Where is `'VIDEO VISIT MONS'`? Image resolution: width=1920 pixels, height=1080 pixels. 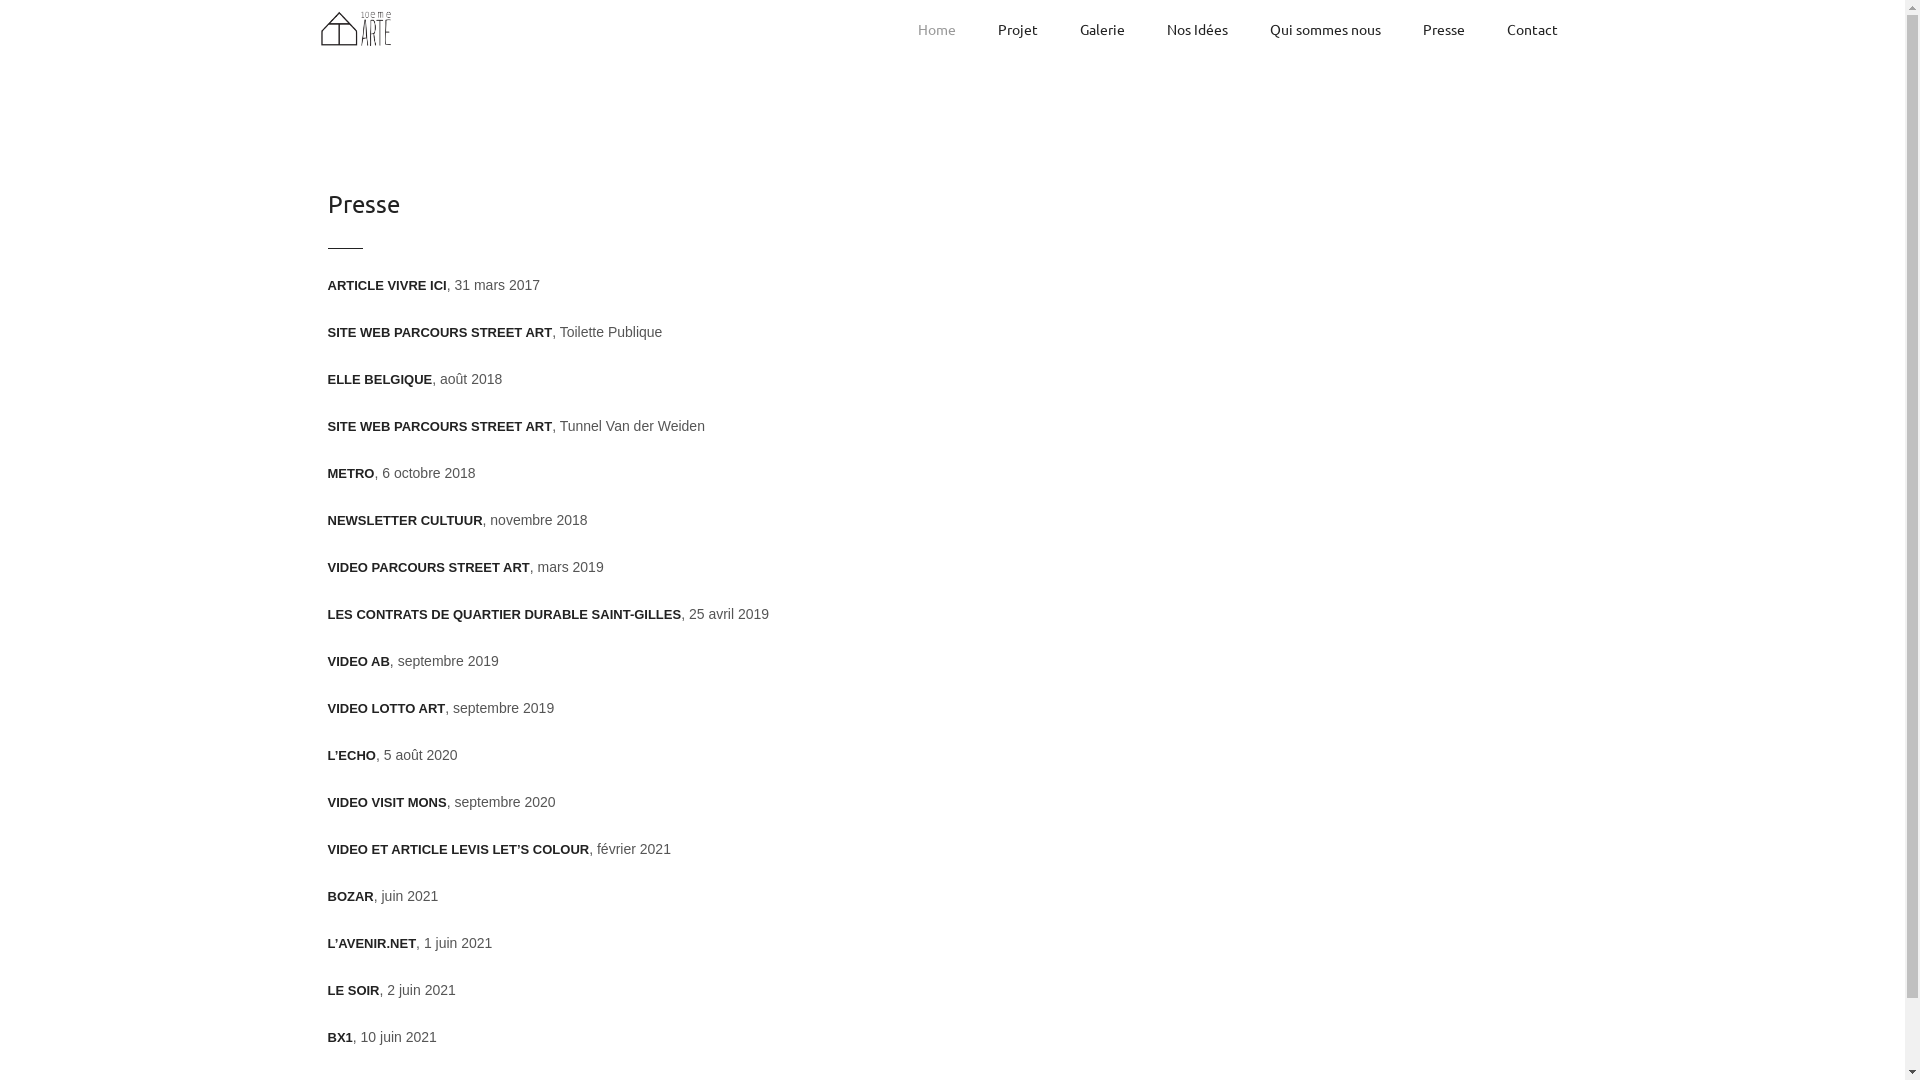
'VIDEO VISIT MONS' is located at coordinates (387, 801).